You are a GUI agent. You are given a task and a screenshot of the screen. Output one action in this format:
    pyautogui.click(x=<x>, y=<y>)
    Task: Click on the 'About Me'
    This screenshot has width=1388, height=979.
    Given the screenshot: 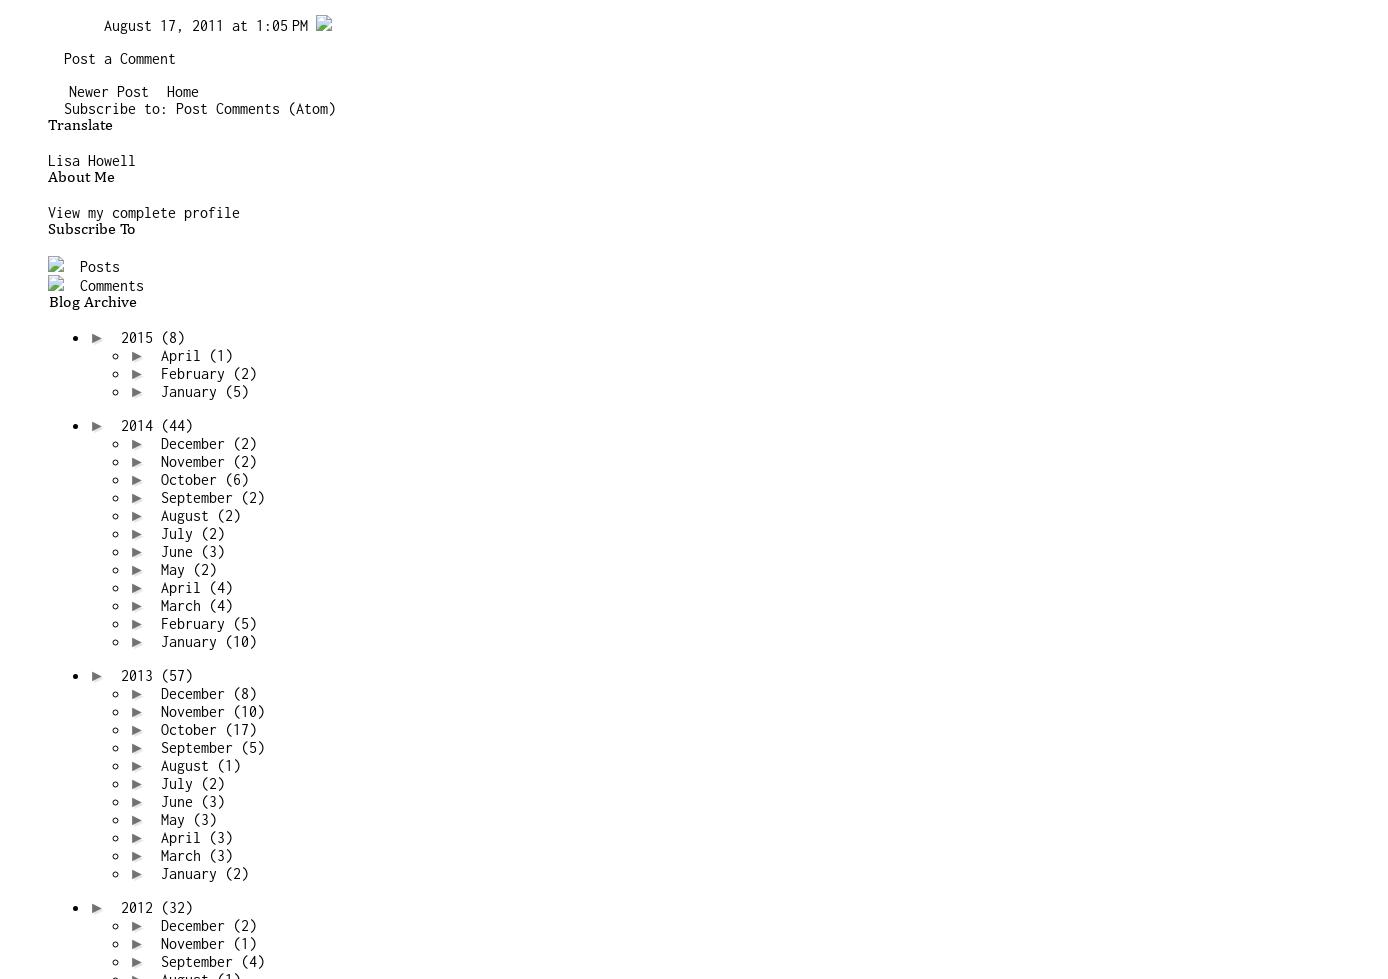 What is the action you would take?
    pyautogui.click(x=80, y=177)
    